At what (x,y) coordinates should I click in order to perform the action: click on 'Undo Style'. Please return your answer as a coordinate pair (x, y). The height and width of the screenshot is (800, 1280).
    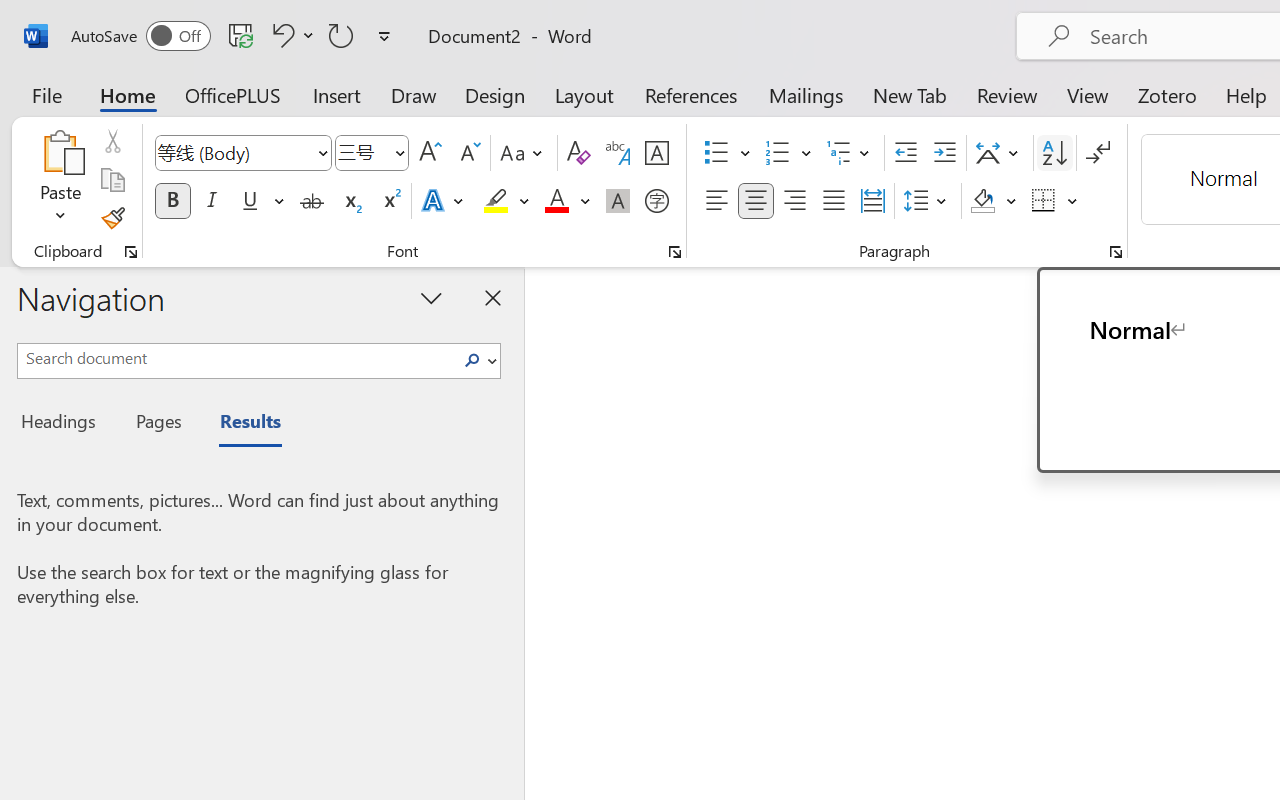
    Looking at the image, I should click on (279, 34).